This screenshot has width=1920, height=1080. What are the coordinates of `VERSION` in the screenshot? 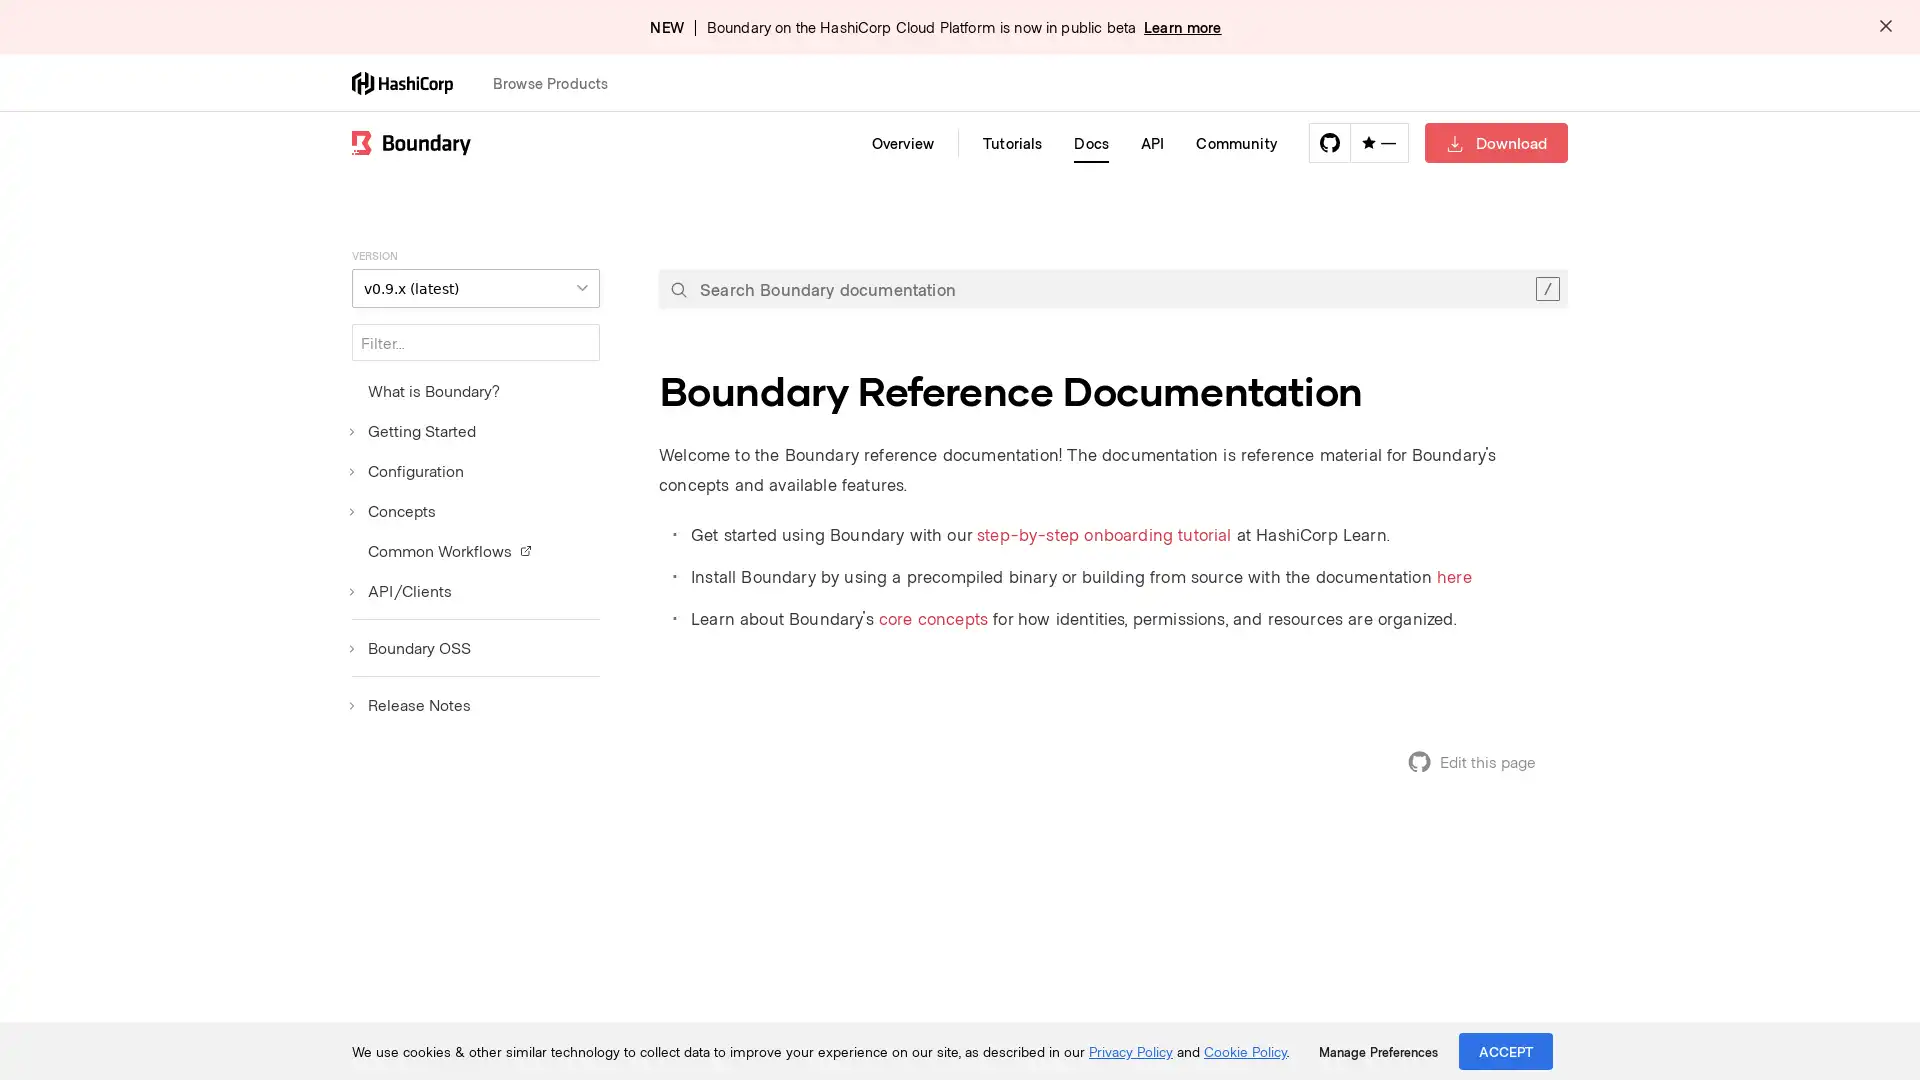 It's located at (474, 288).